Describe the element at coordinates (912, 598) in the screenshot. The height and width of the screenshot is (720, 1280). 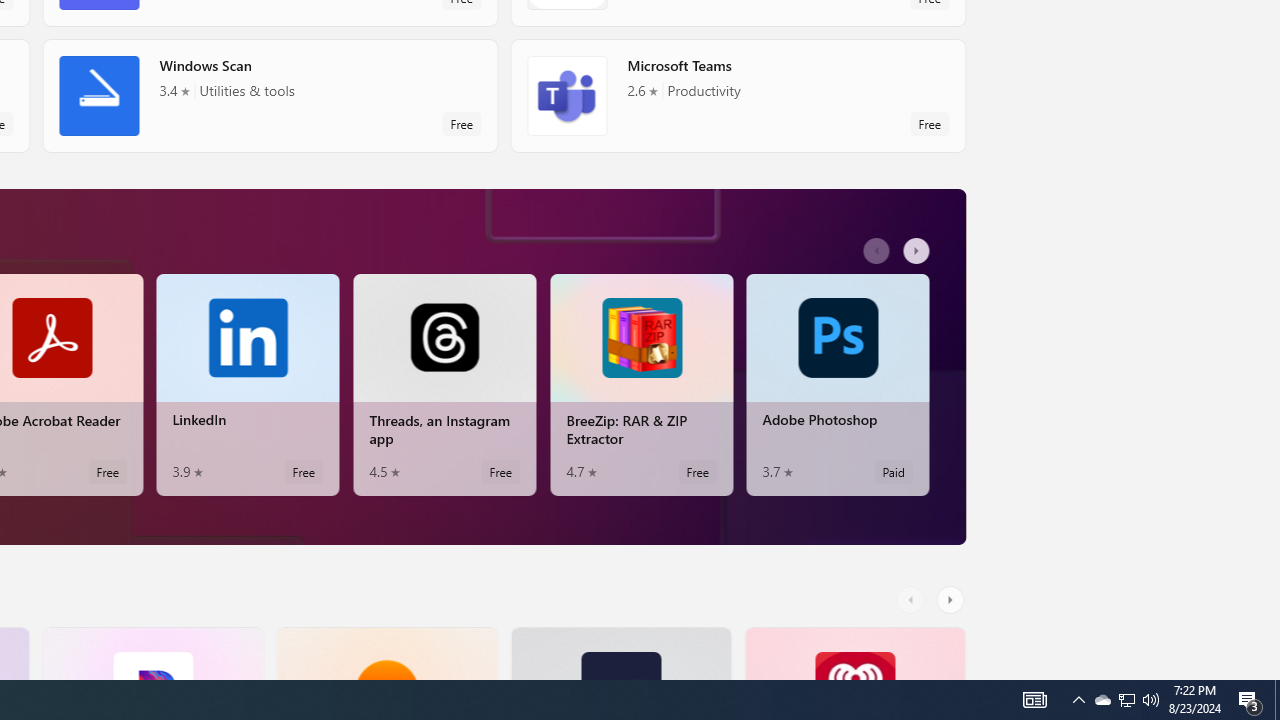
I see `'AutomationID: LeftScrollButton'` at that location.